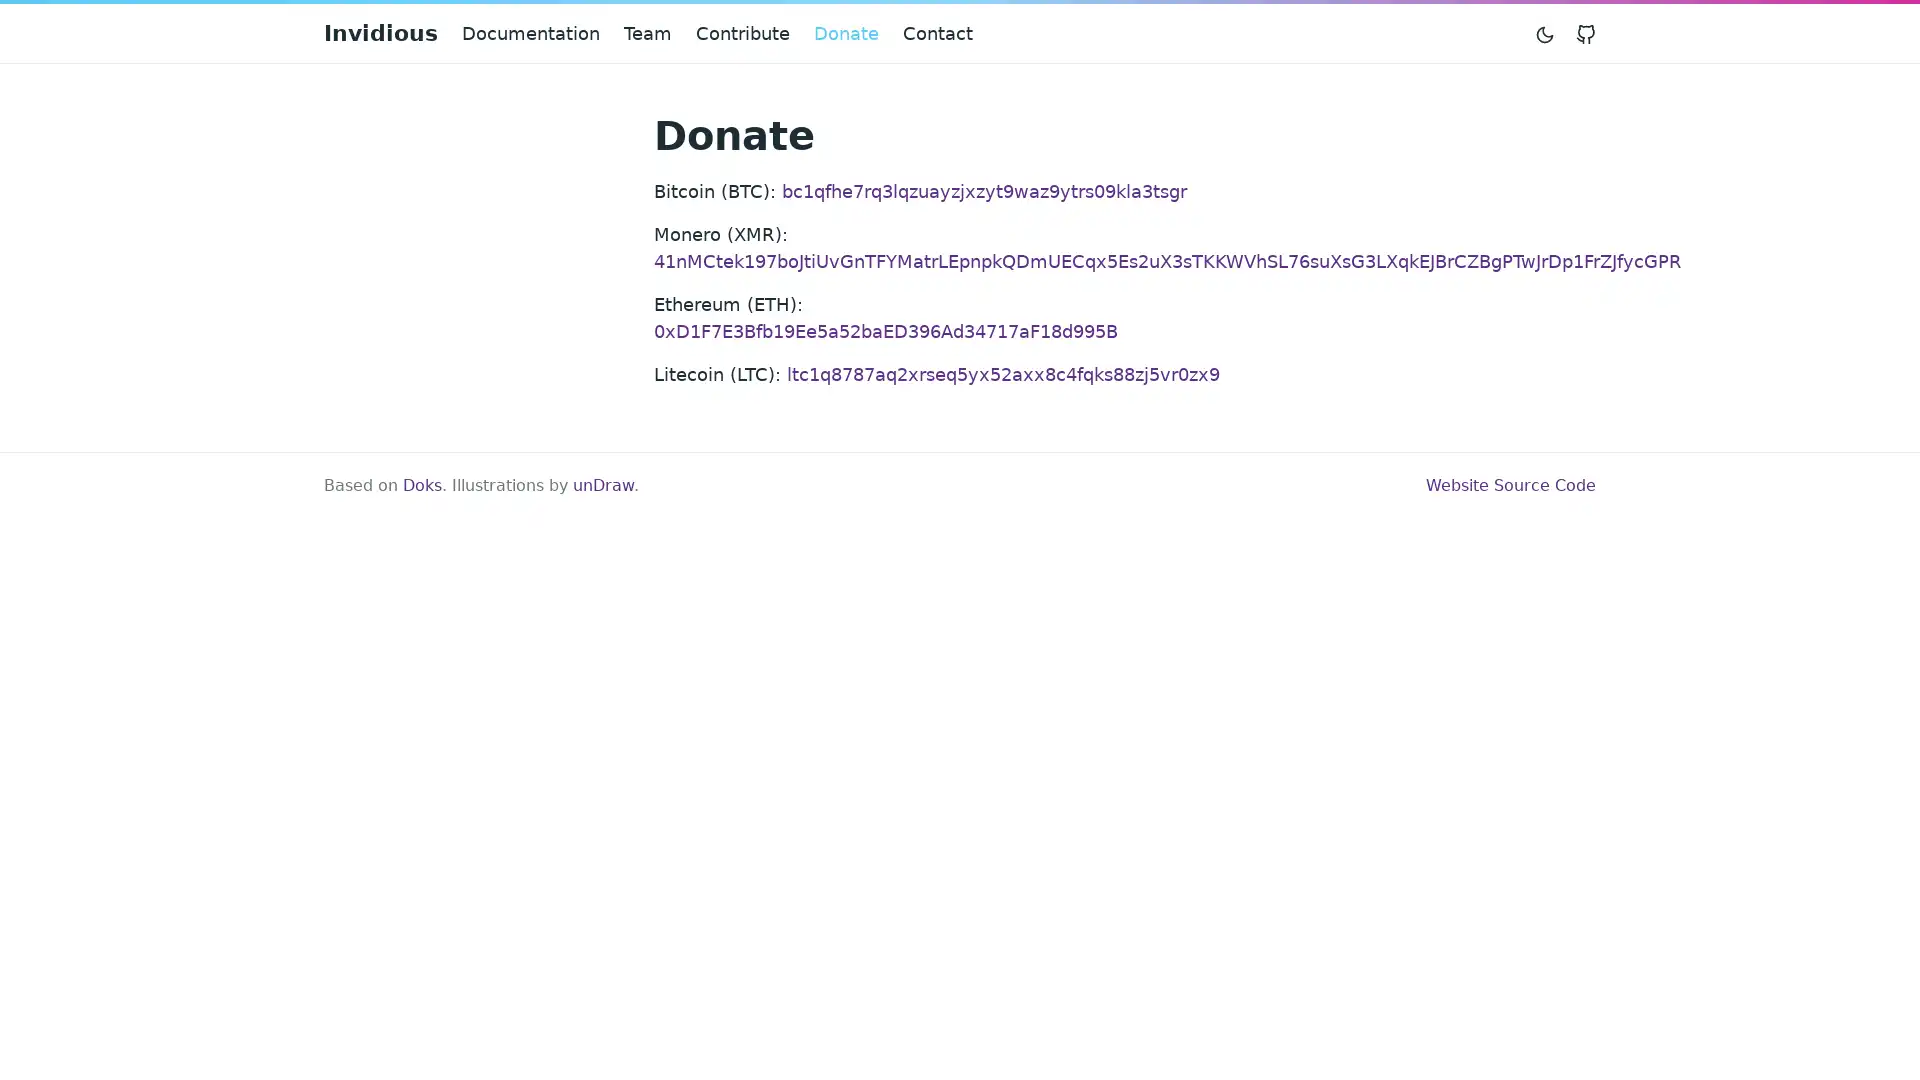 Image resolution: width=1920 pixels, height=1080 pixels. Describe the element at coordinates (1544, 33) in the screenshot. I see `Toggle mode` at that location.